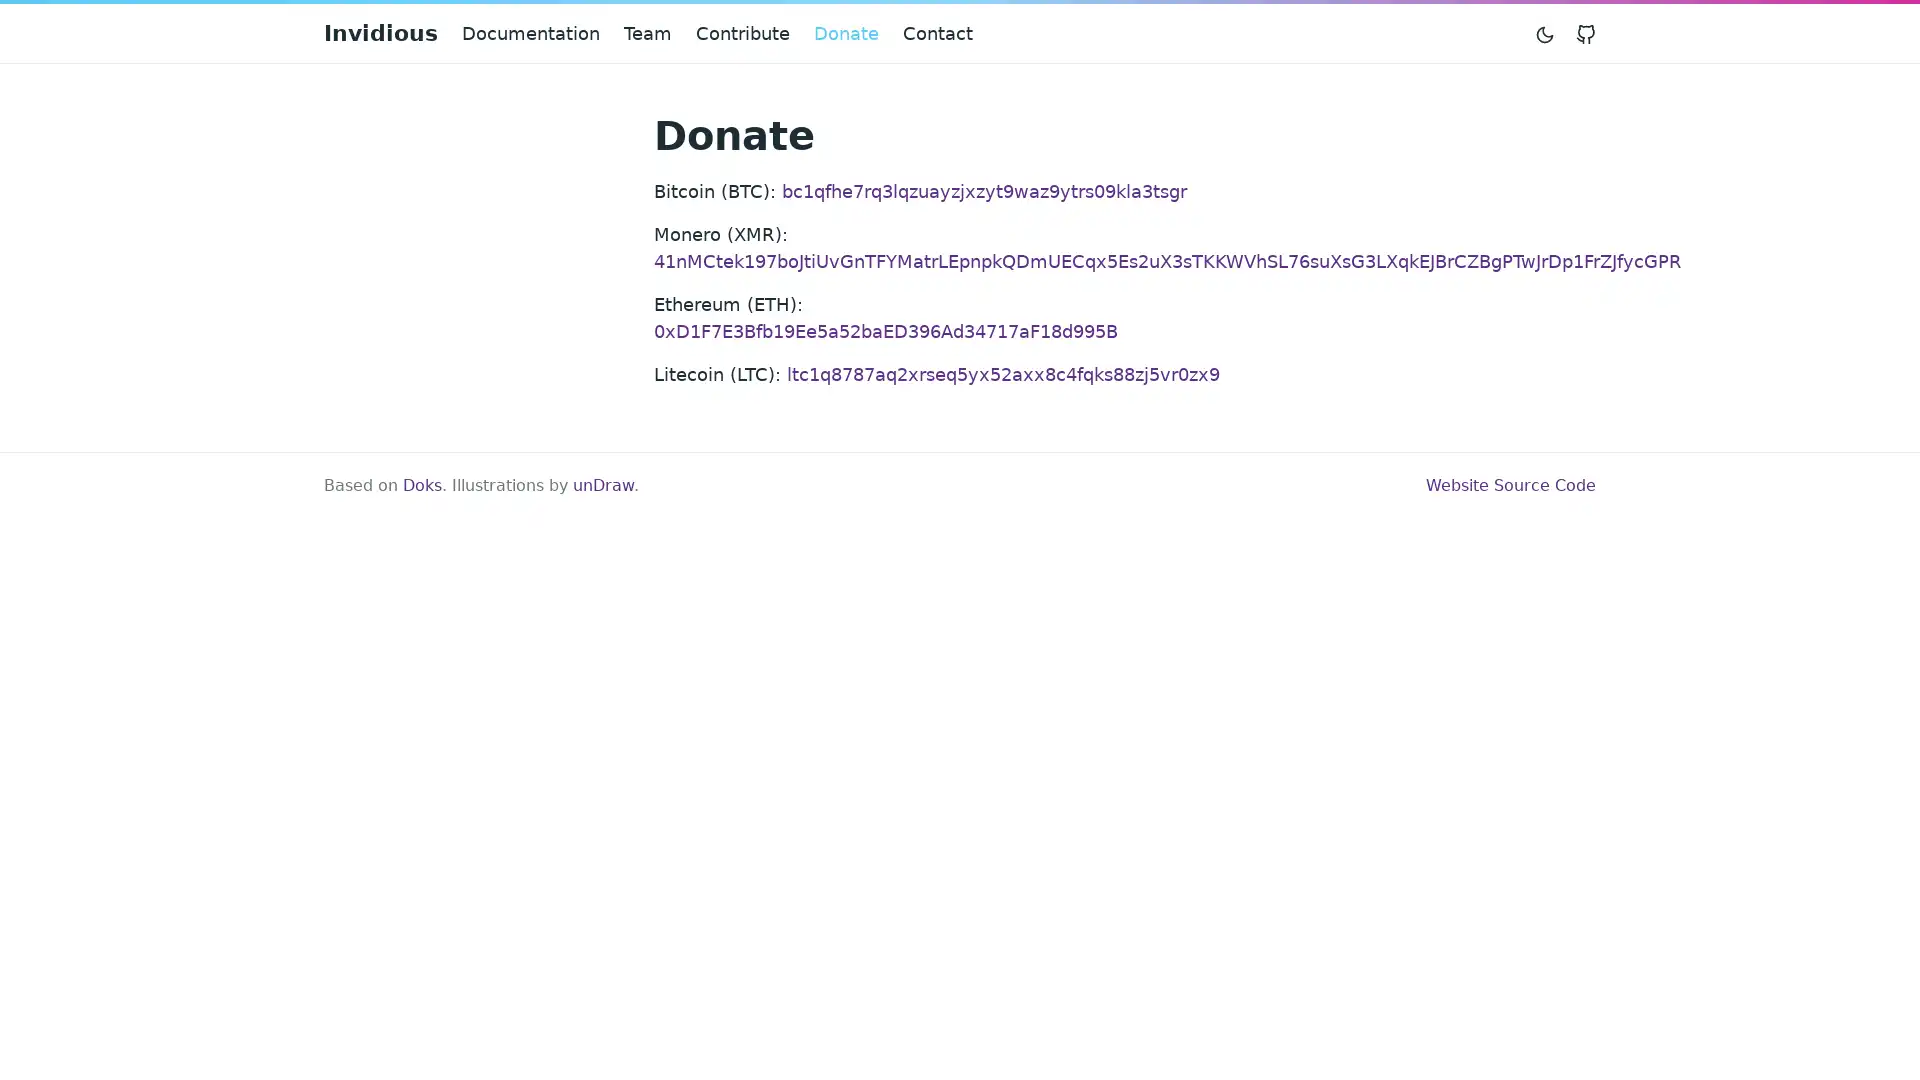 Image resolution: width=1920 pixels, height=1080 pixels. Describe the element at coordinates (1544, 33) in the screenshot. I see `Toggle mode` at that location.